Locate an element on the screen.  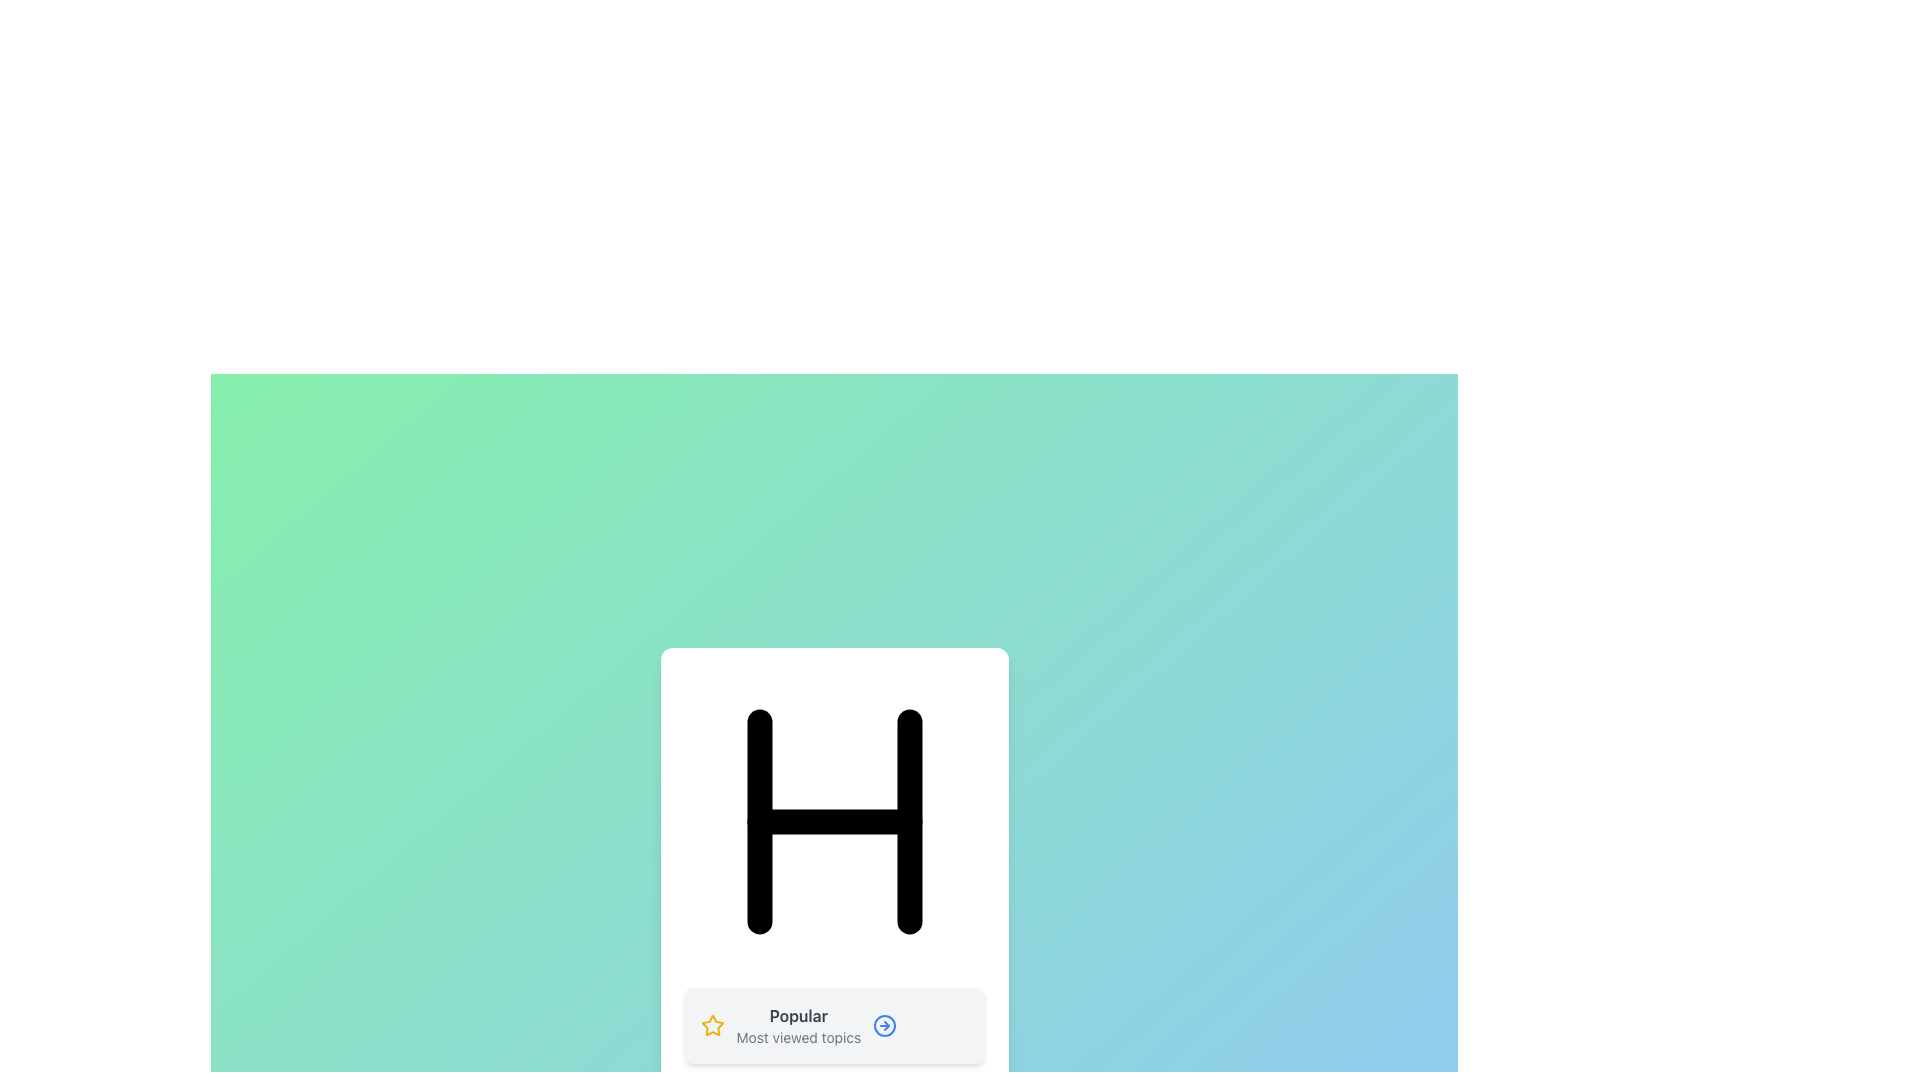
the five-pointed star icon filled with yellow hue, located near the text 'Popular' in the interface, which indicates rating or importance is located at coordinates (712, 1025).